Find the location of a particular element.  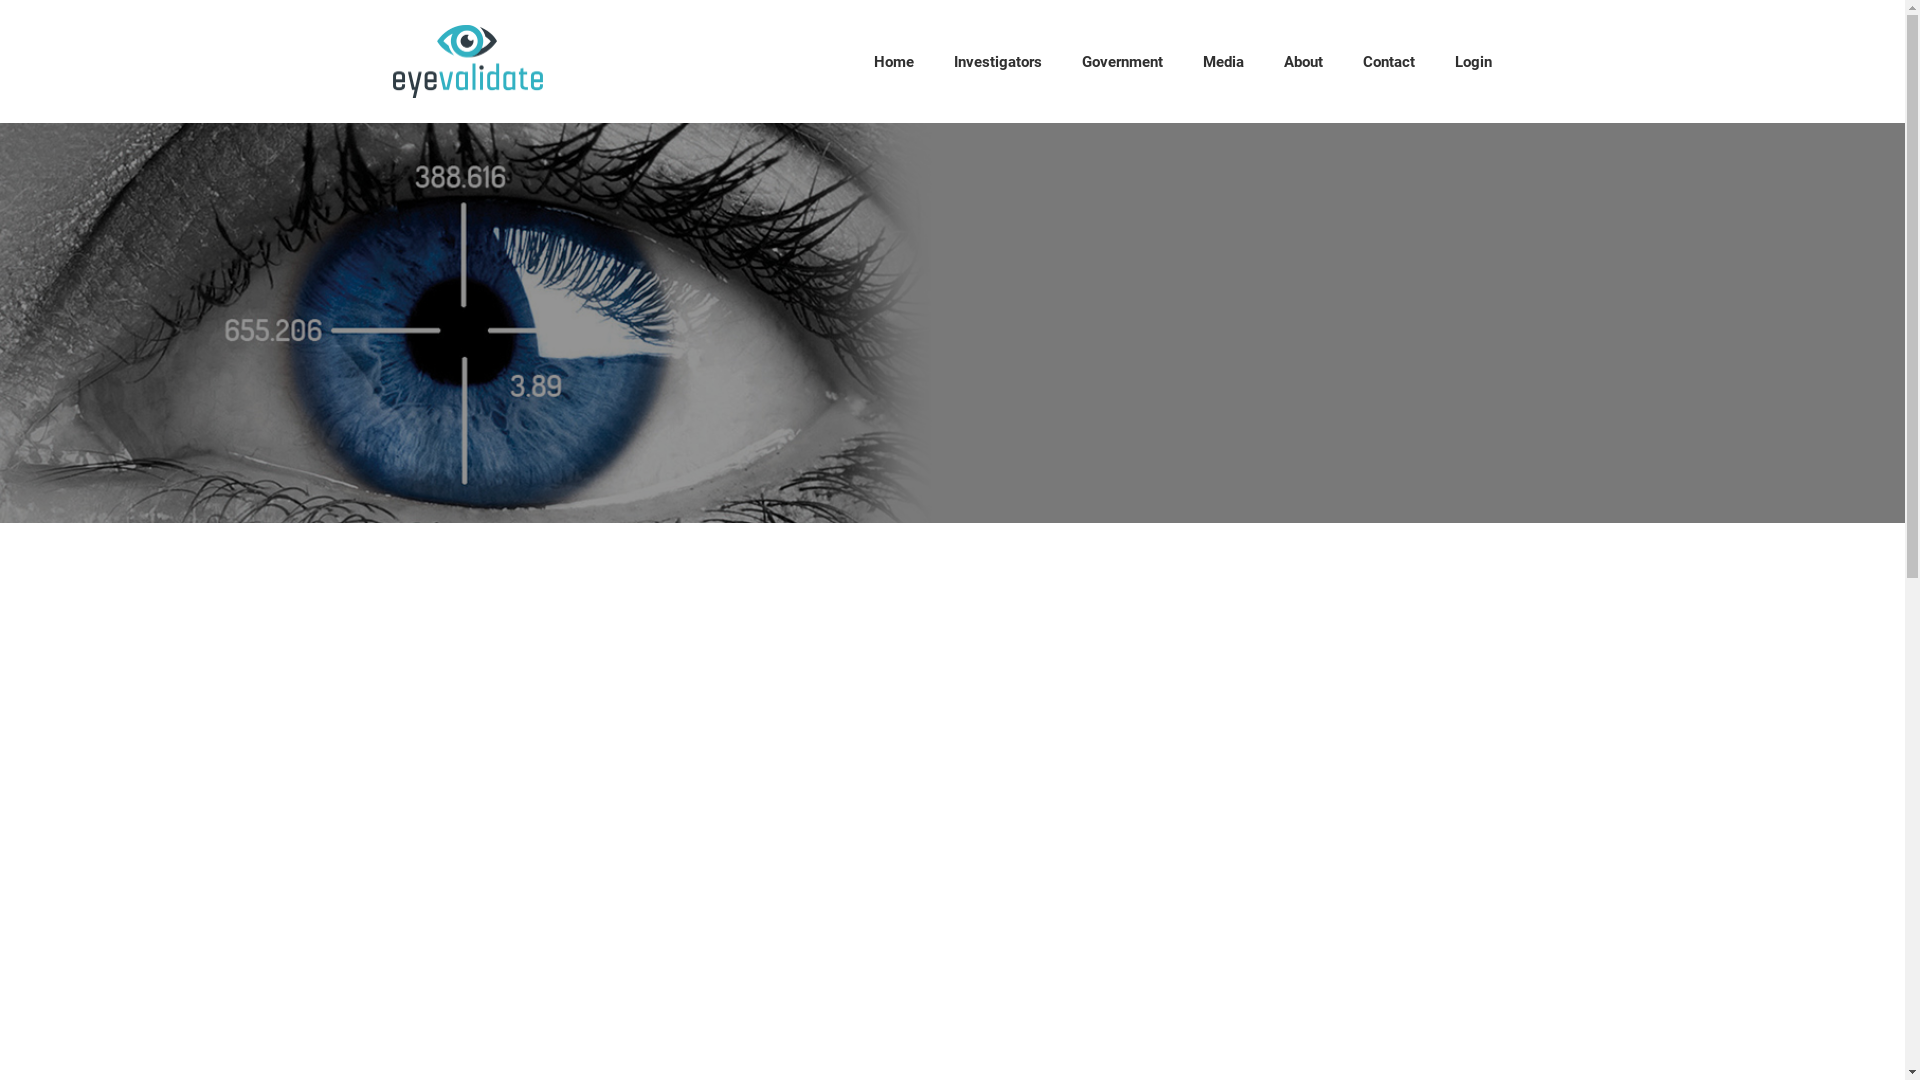

'Government' is located at coordinates (1122, 60).